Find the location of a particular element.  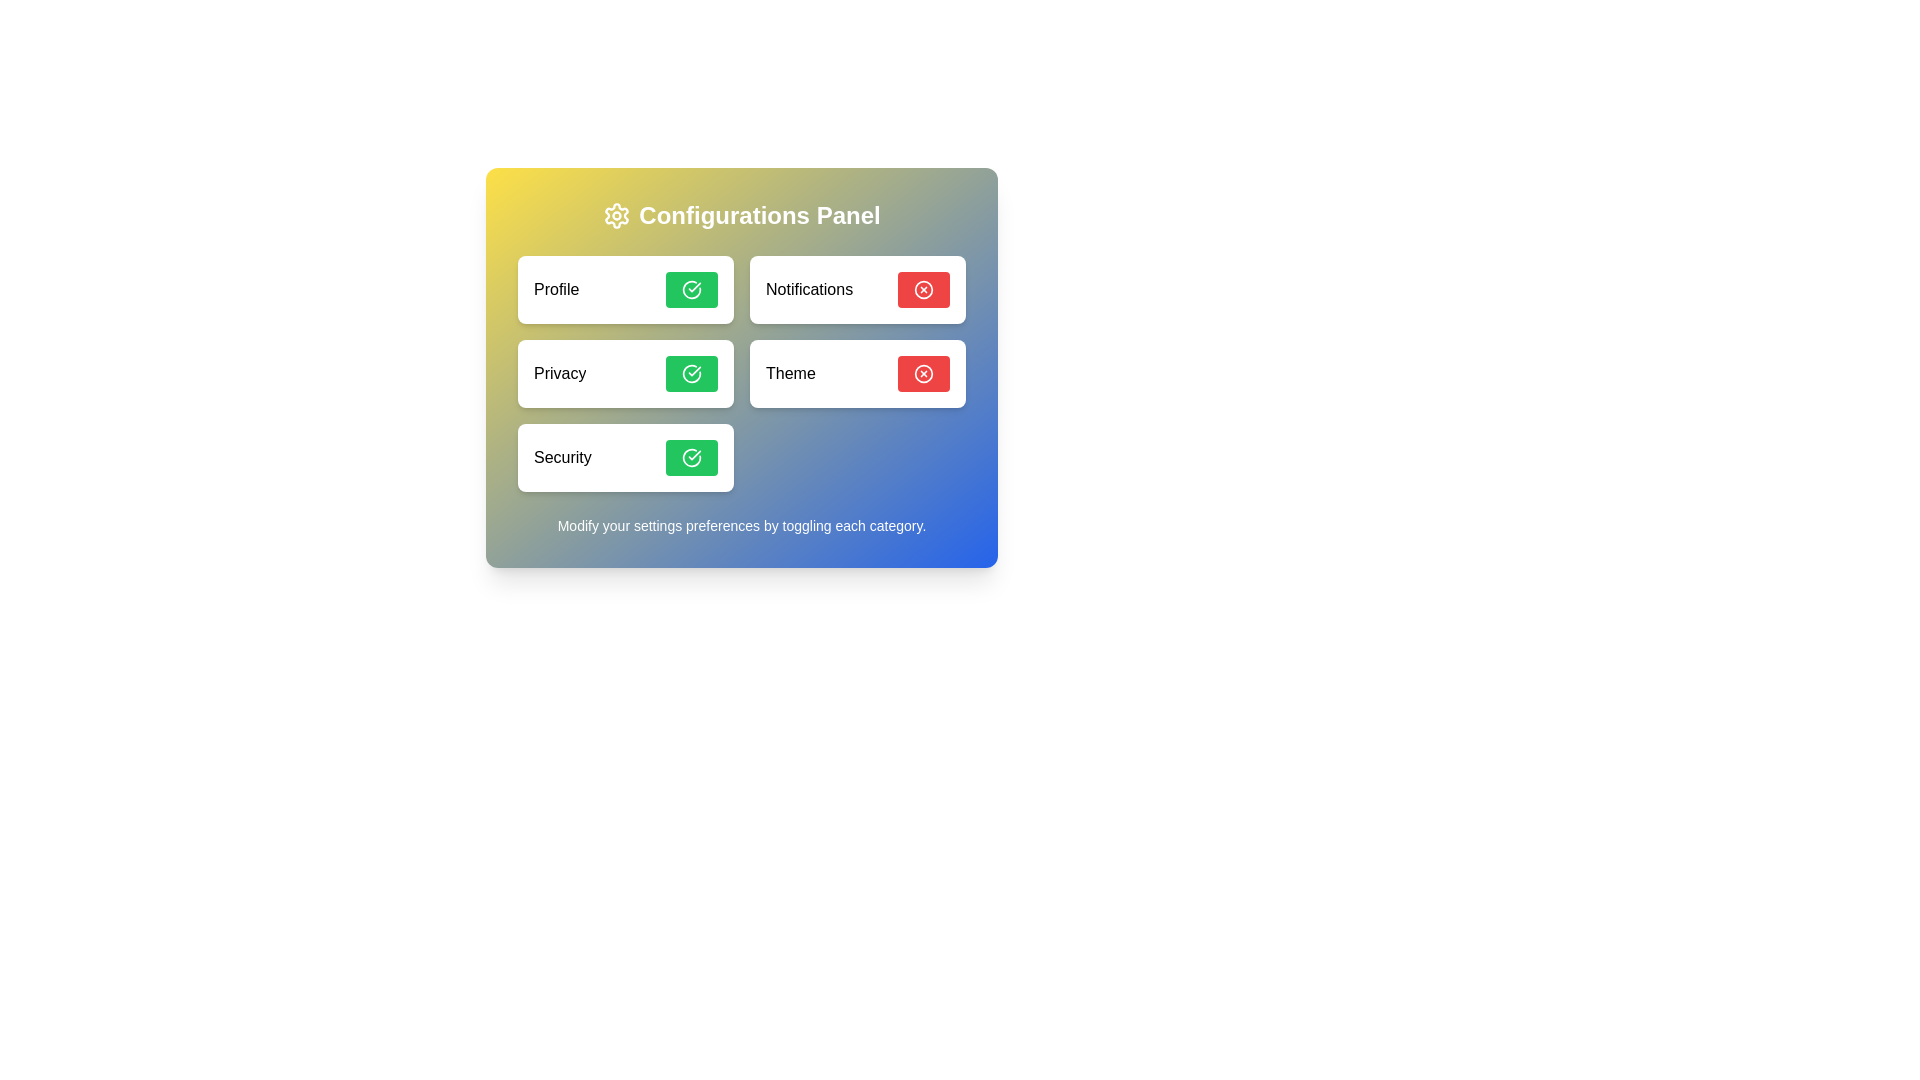

the toggle button in the 'Notifications' section is located at coordinates (923, 289).